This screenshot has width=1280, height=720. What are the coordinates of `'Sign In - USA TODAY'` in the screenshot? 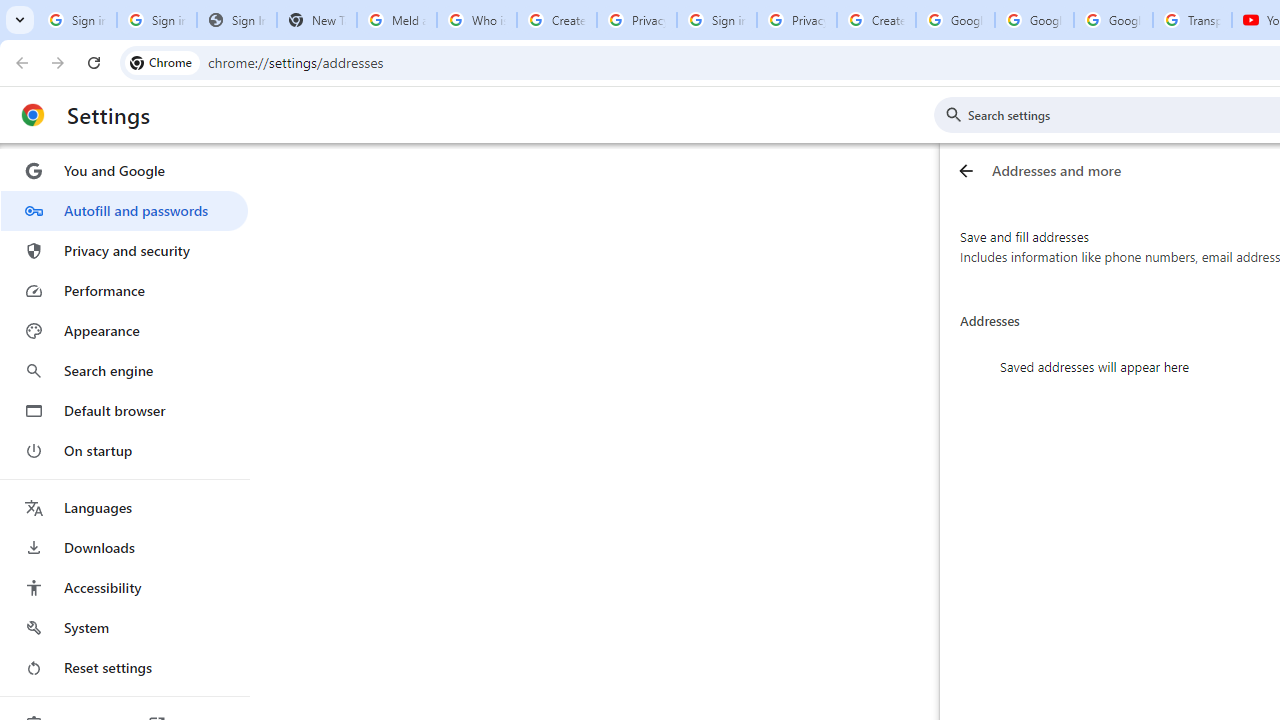 It's located at (236, 20).